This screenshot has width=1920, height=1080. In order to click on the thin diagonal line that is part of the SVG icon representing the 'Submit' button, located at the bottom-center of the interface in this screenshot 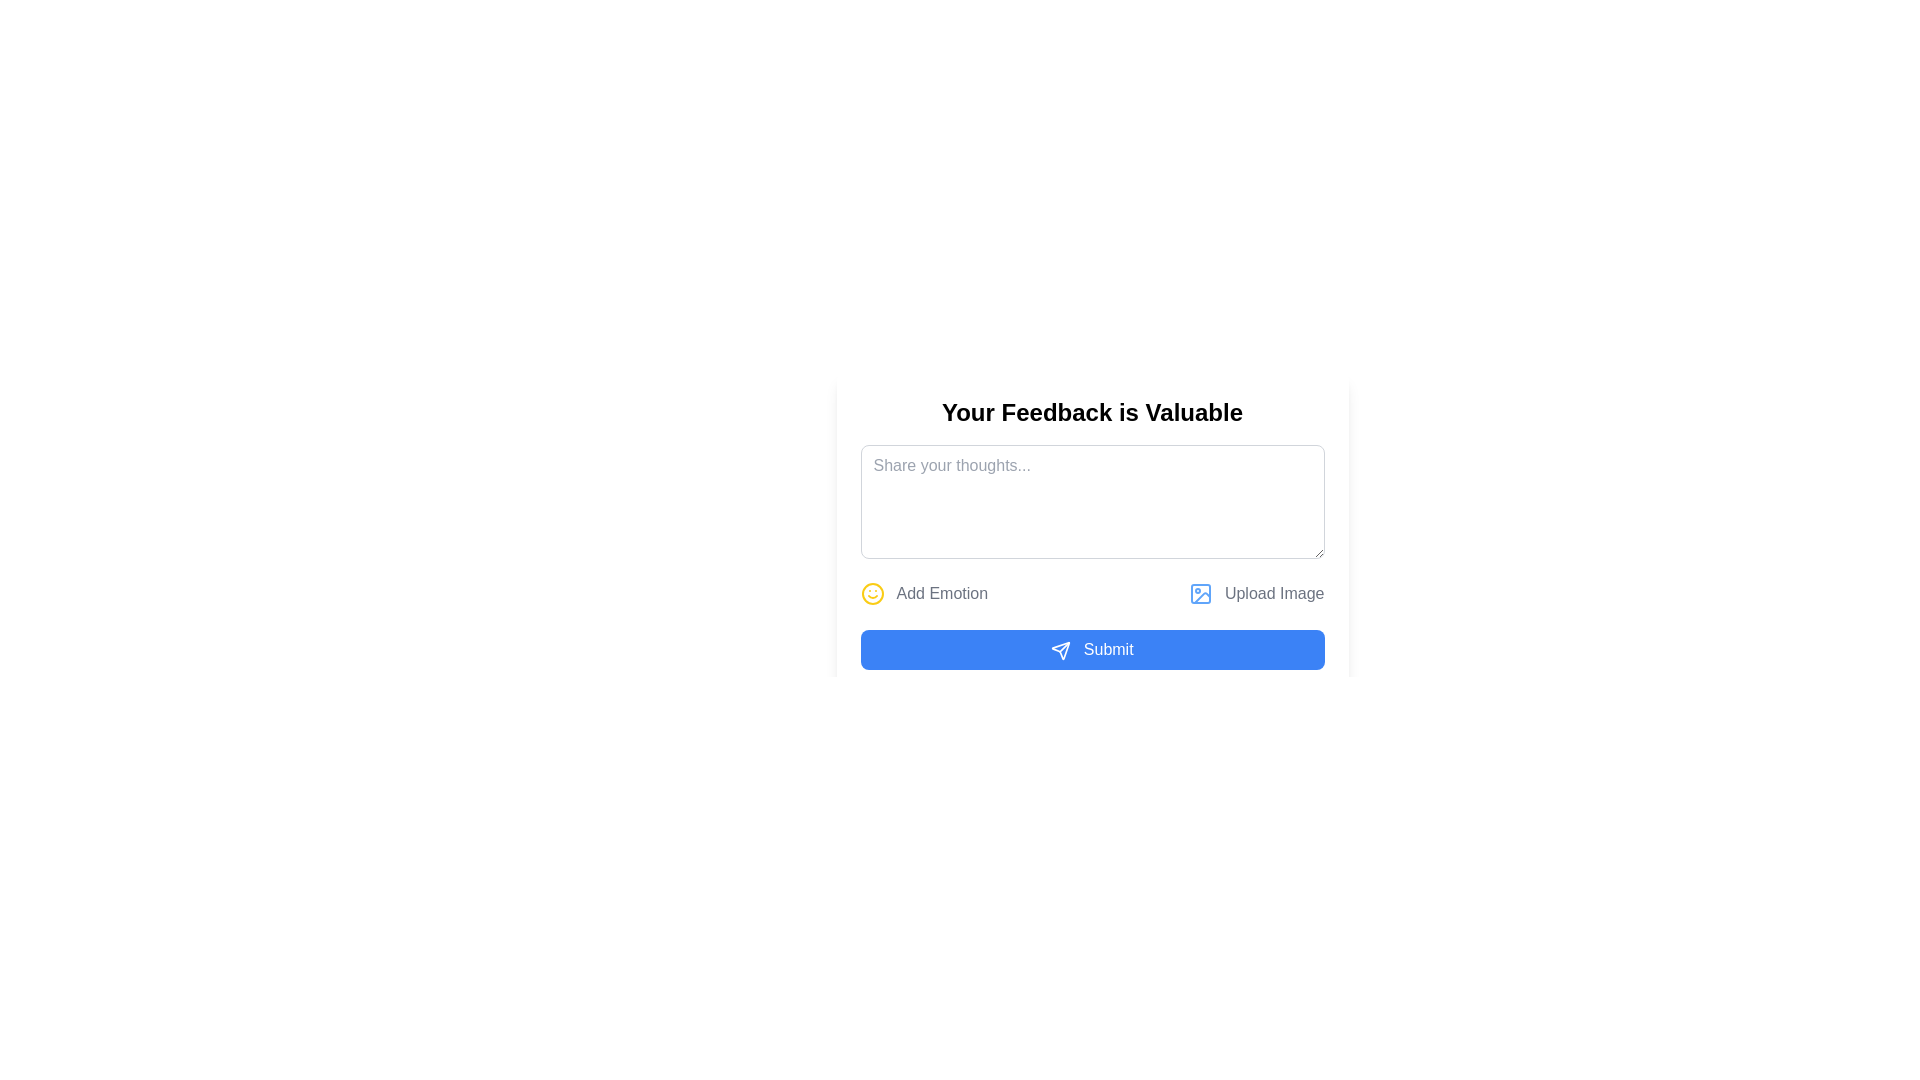, I will do `click(1064, 647)`.